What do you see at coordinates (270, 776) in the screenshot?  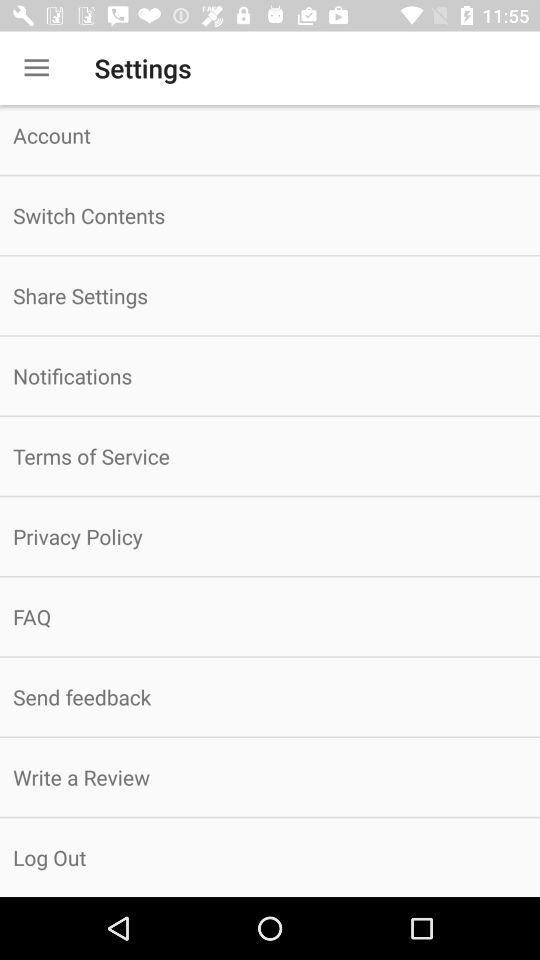 I see `the item below the send feedback item` at bounding box center [270, 776].